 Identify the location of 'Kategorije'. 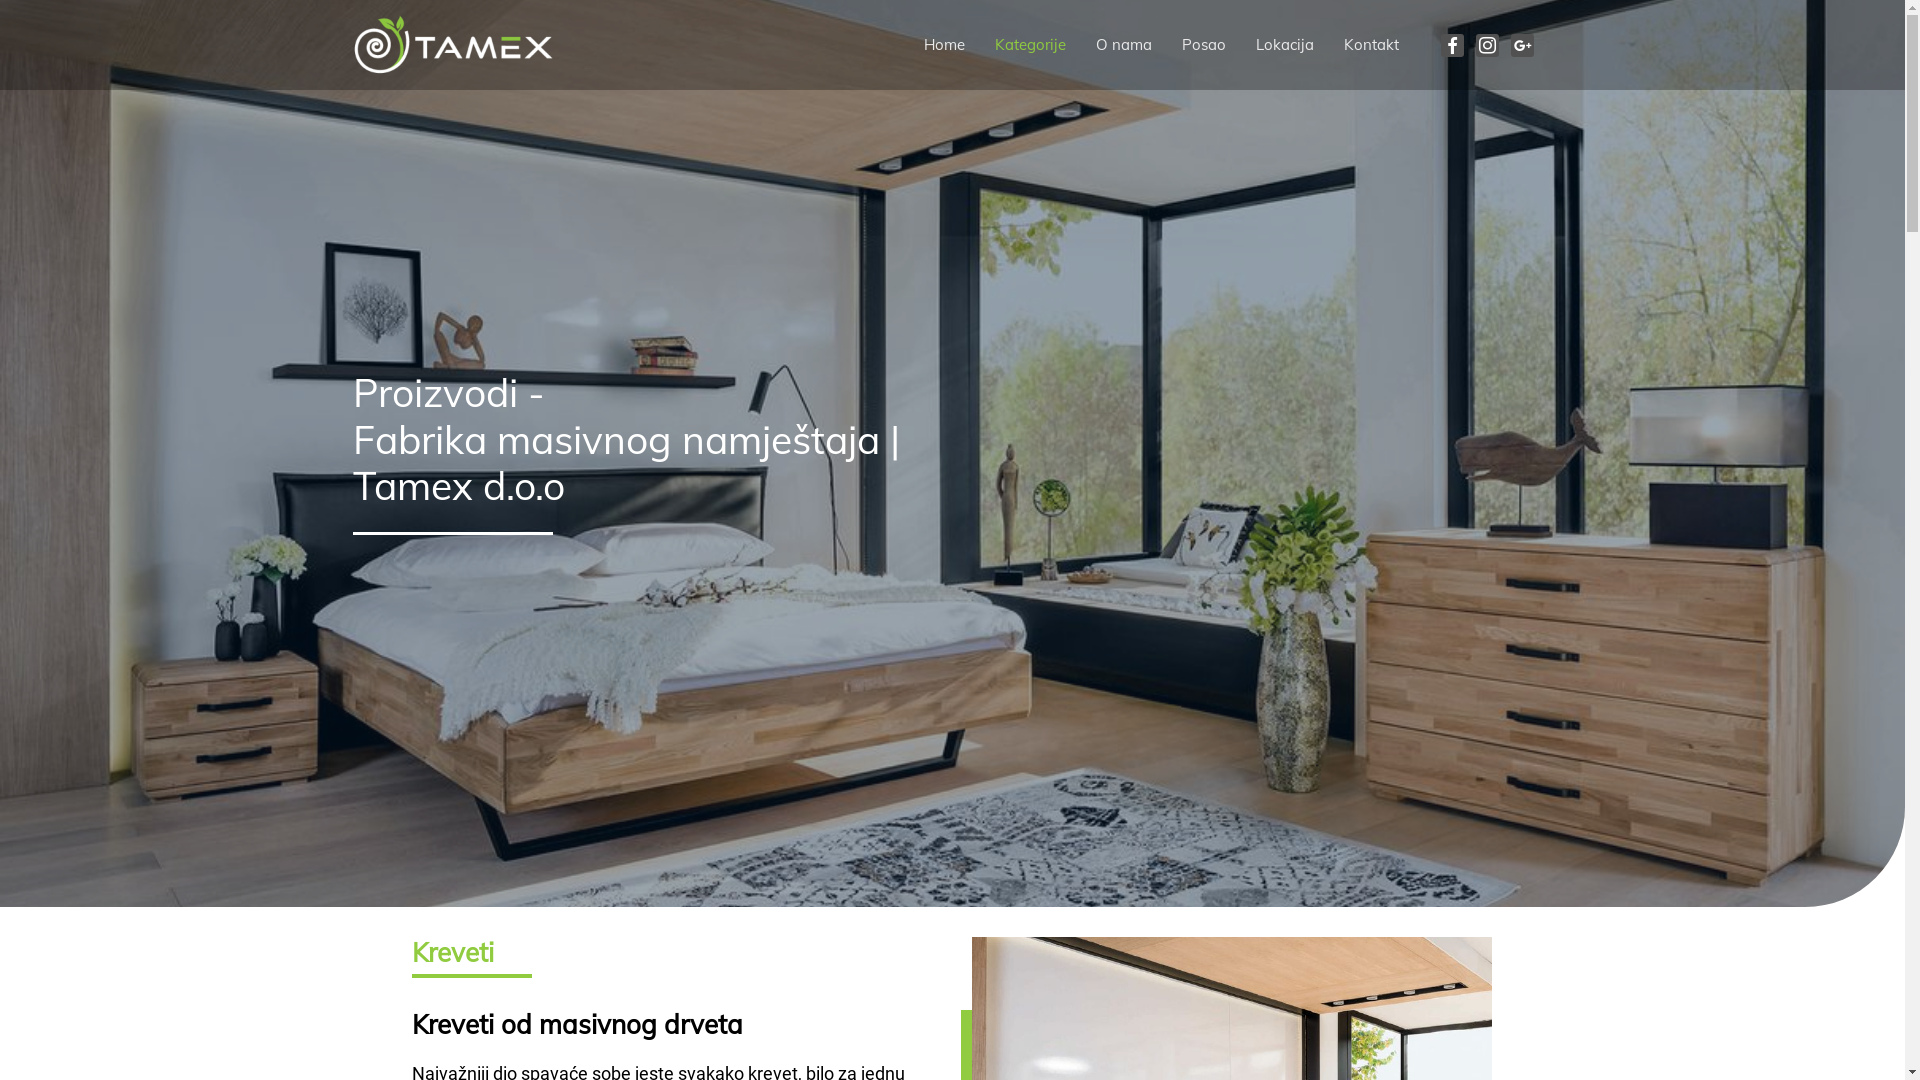
(1030, 45).